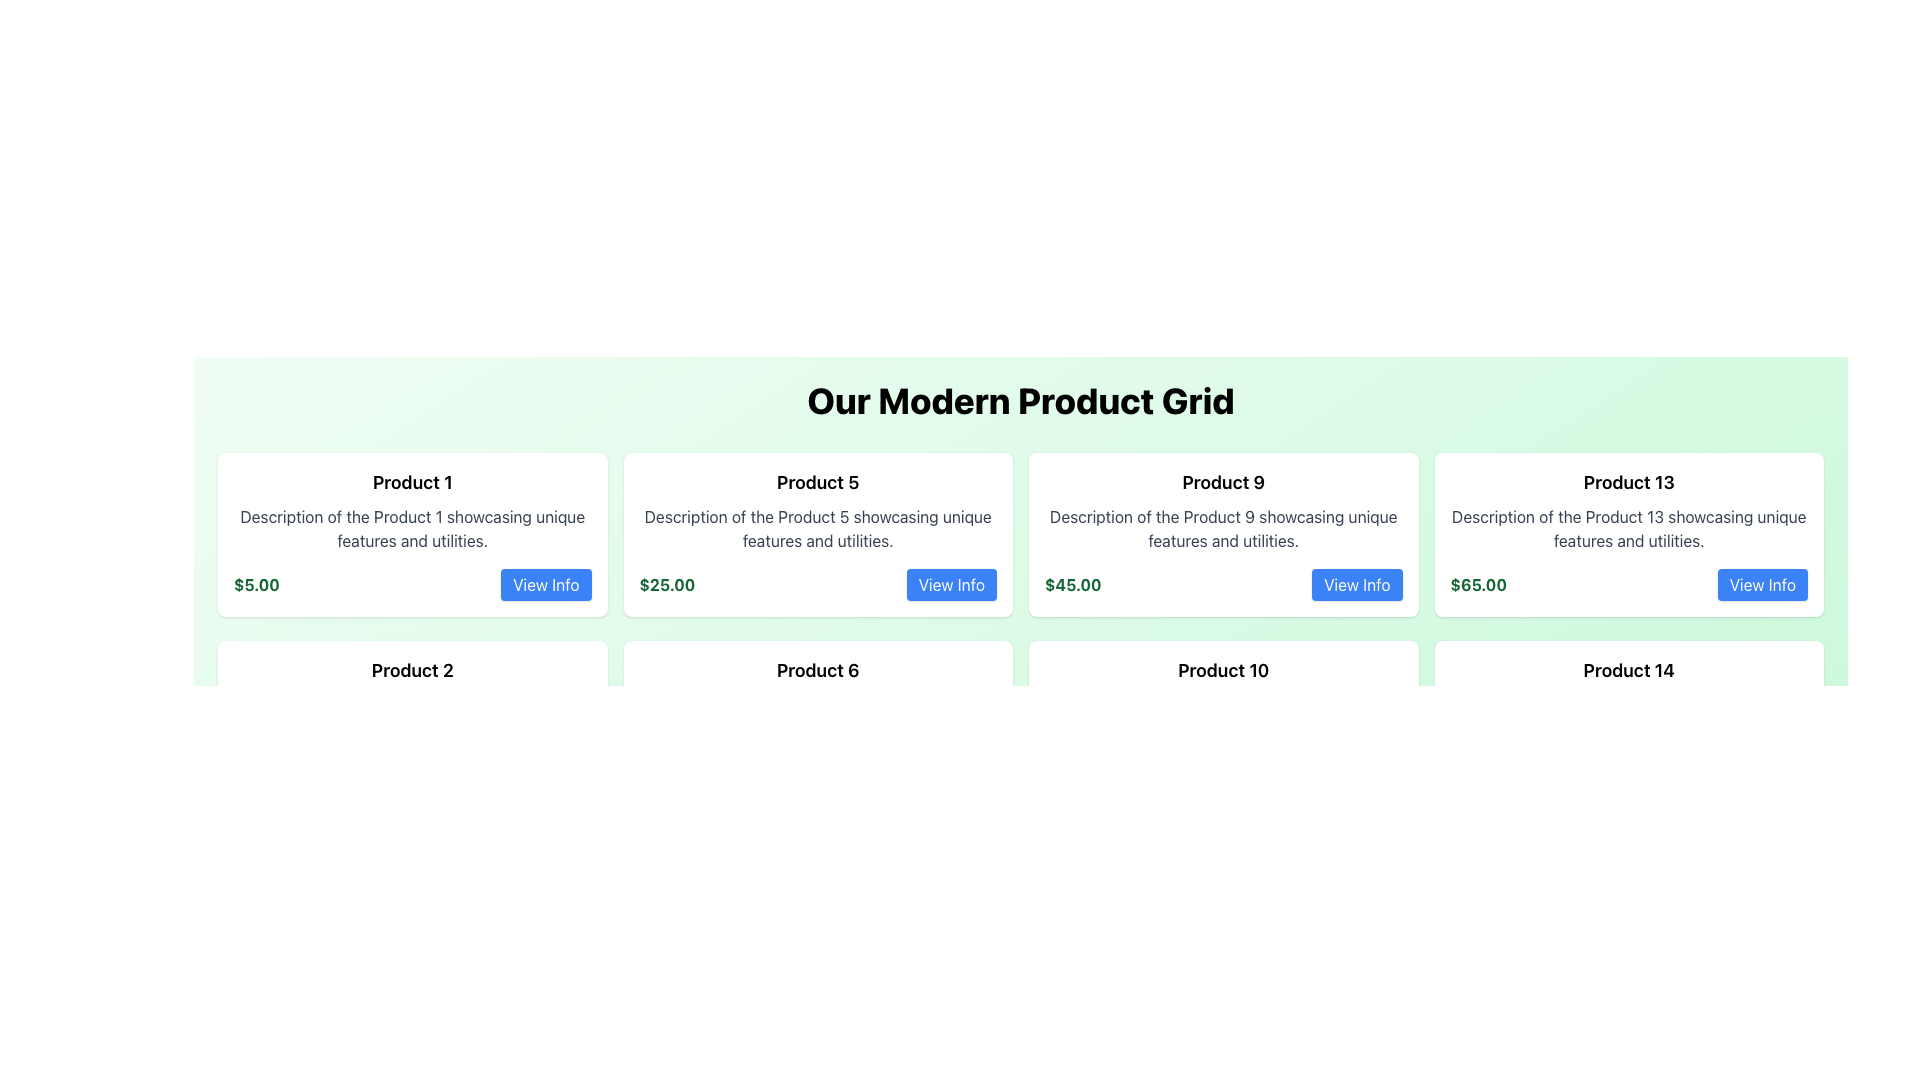 The width and height of the screenshot is (1920, 1080). I want to click on the text block providing additional details about Product 13, located centrally below the title 'Product 13' within the product information card, so click(1629, 527).